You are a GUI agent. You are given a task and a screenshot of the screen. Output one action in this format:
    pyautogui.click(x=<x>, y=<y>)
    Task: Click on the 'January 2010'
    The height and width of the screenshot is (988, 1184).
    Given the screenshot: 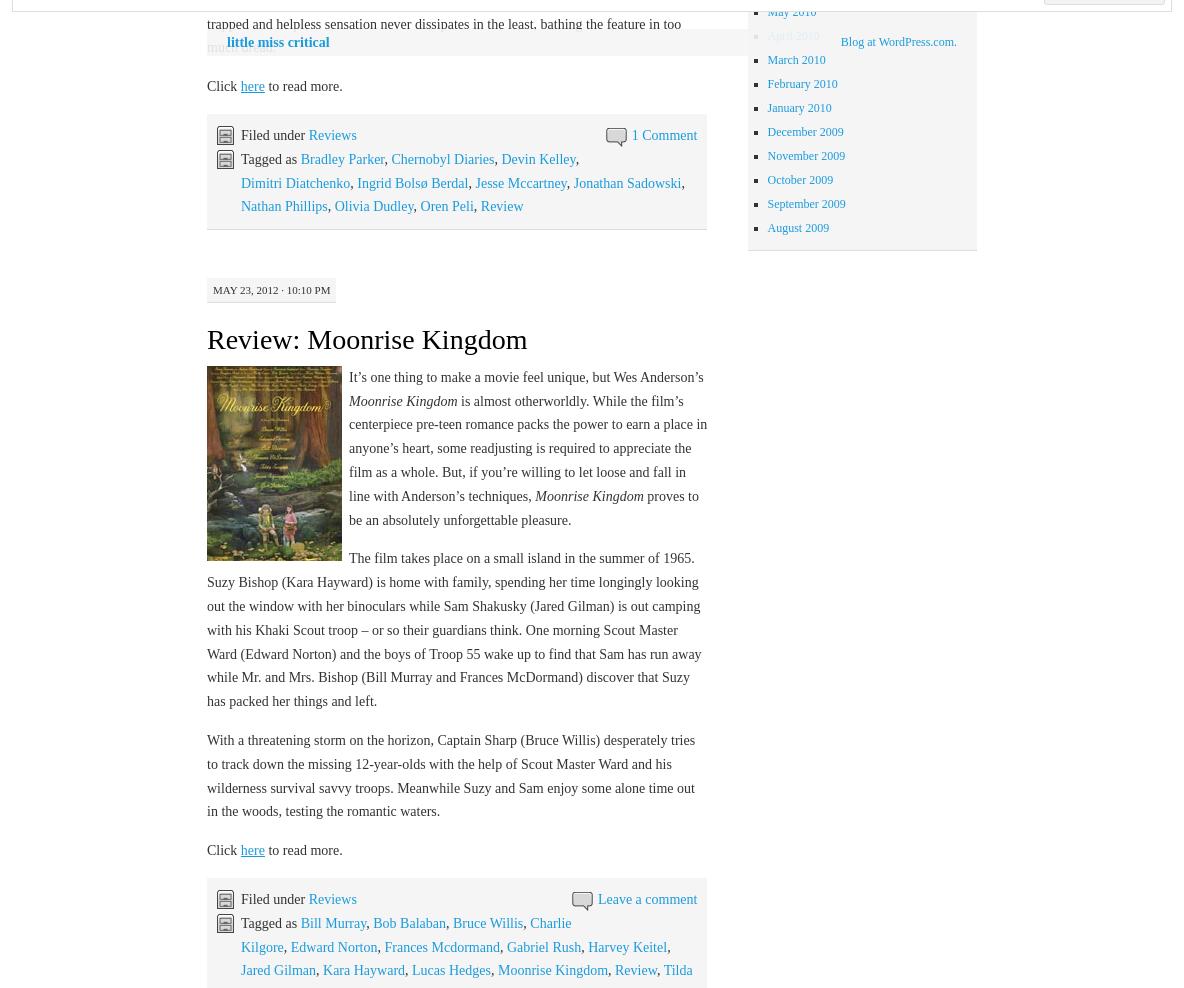 What is the action you would take?
    pyautogui.click(x=765, y=107)
    